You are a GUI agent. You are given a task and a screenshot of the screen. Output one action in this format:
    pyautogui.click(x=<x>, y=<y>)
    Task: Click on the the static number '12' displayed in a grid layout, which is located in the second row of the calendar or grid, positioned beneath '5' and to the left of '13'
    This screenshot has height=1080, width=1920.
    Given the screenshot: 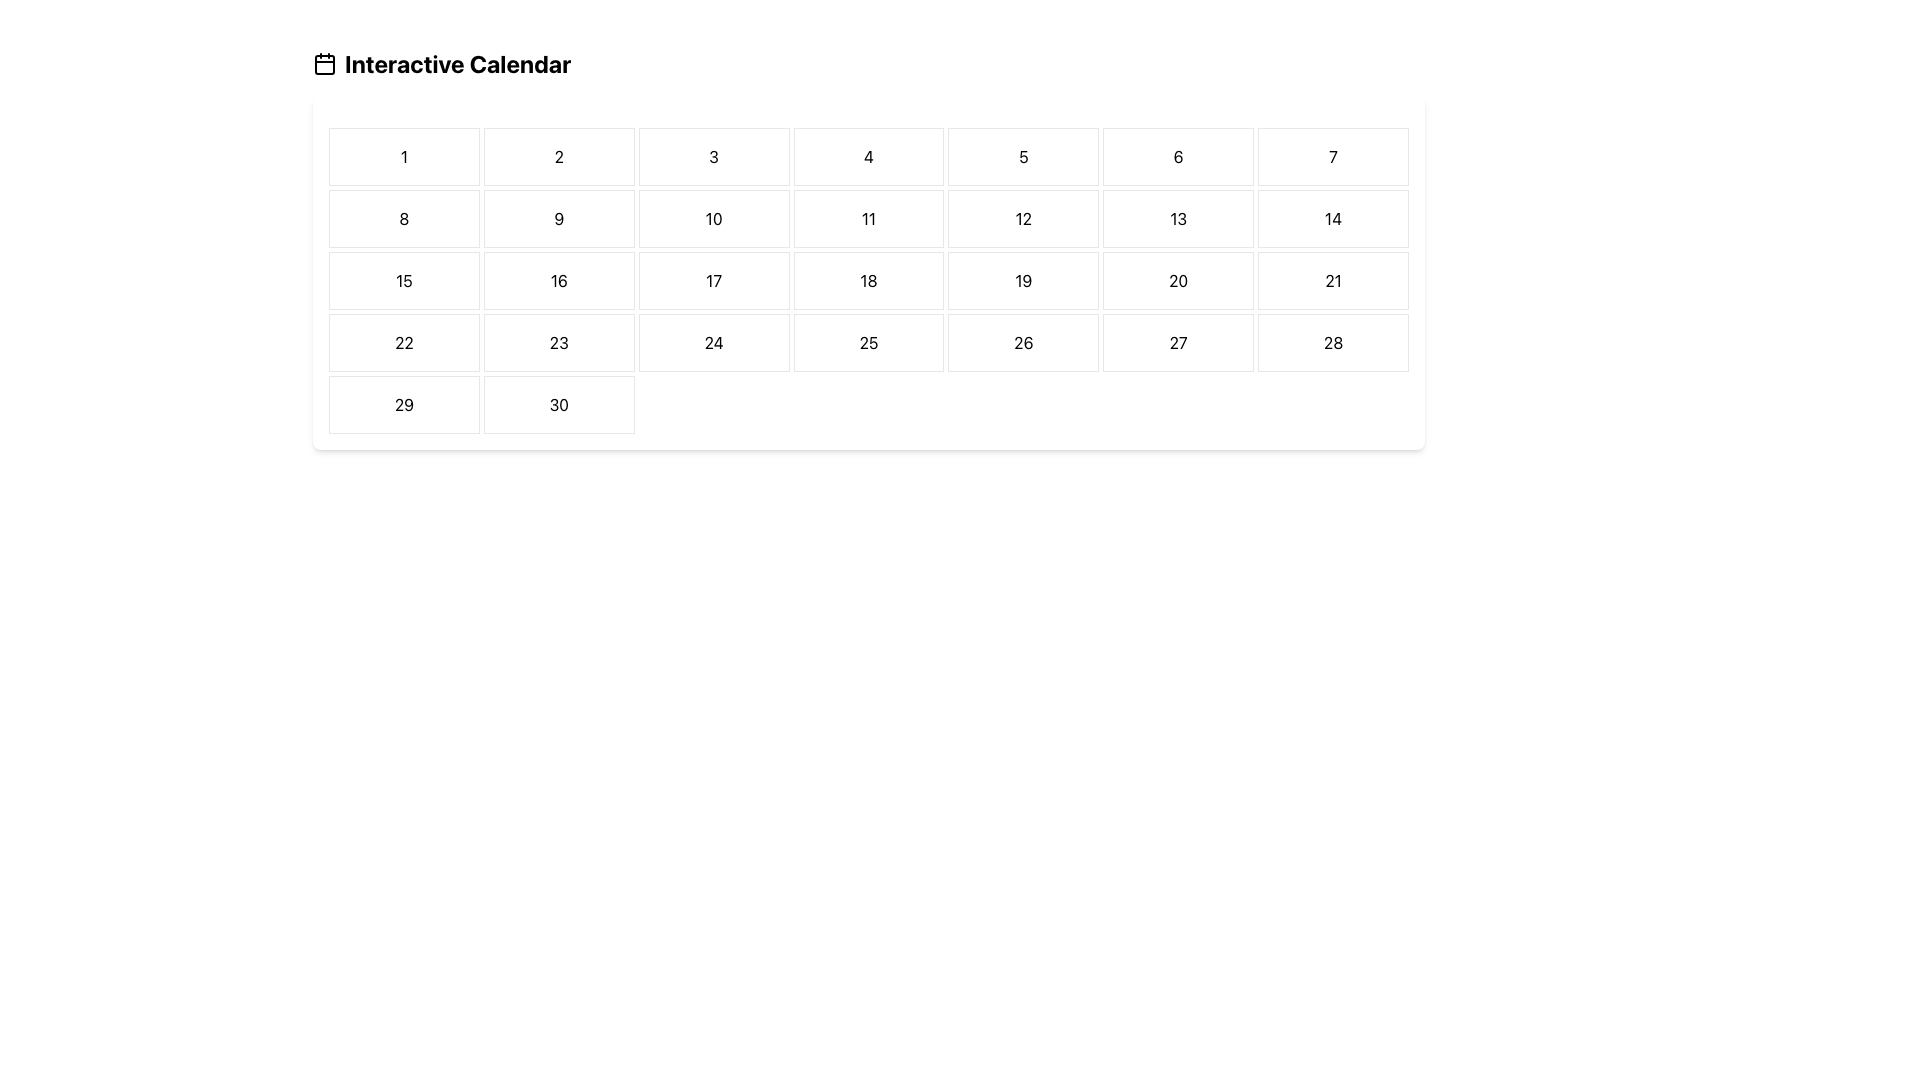 What is the action you would take?
    pyautogui.click(x=1023, y=219)
    